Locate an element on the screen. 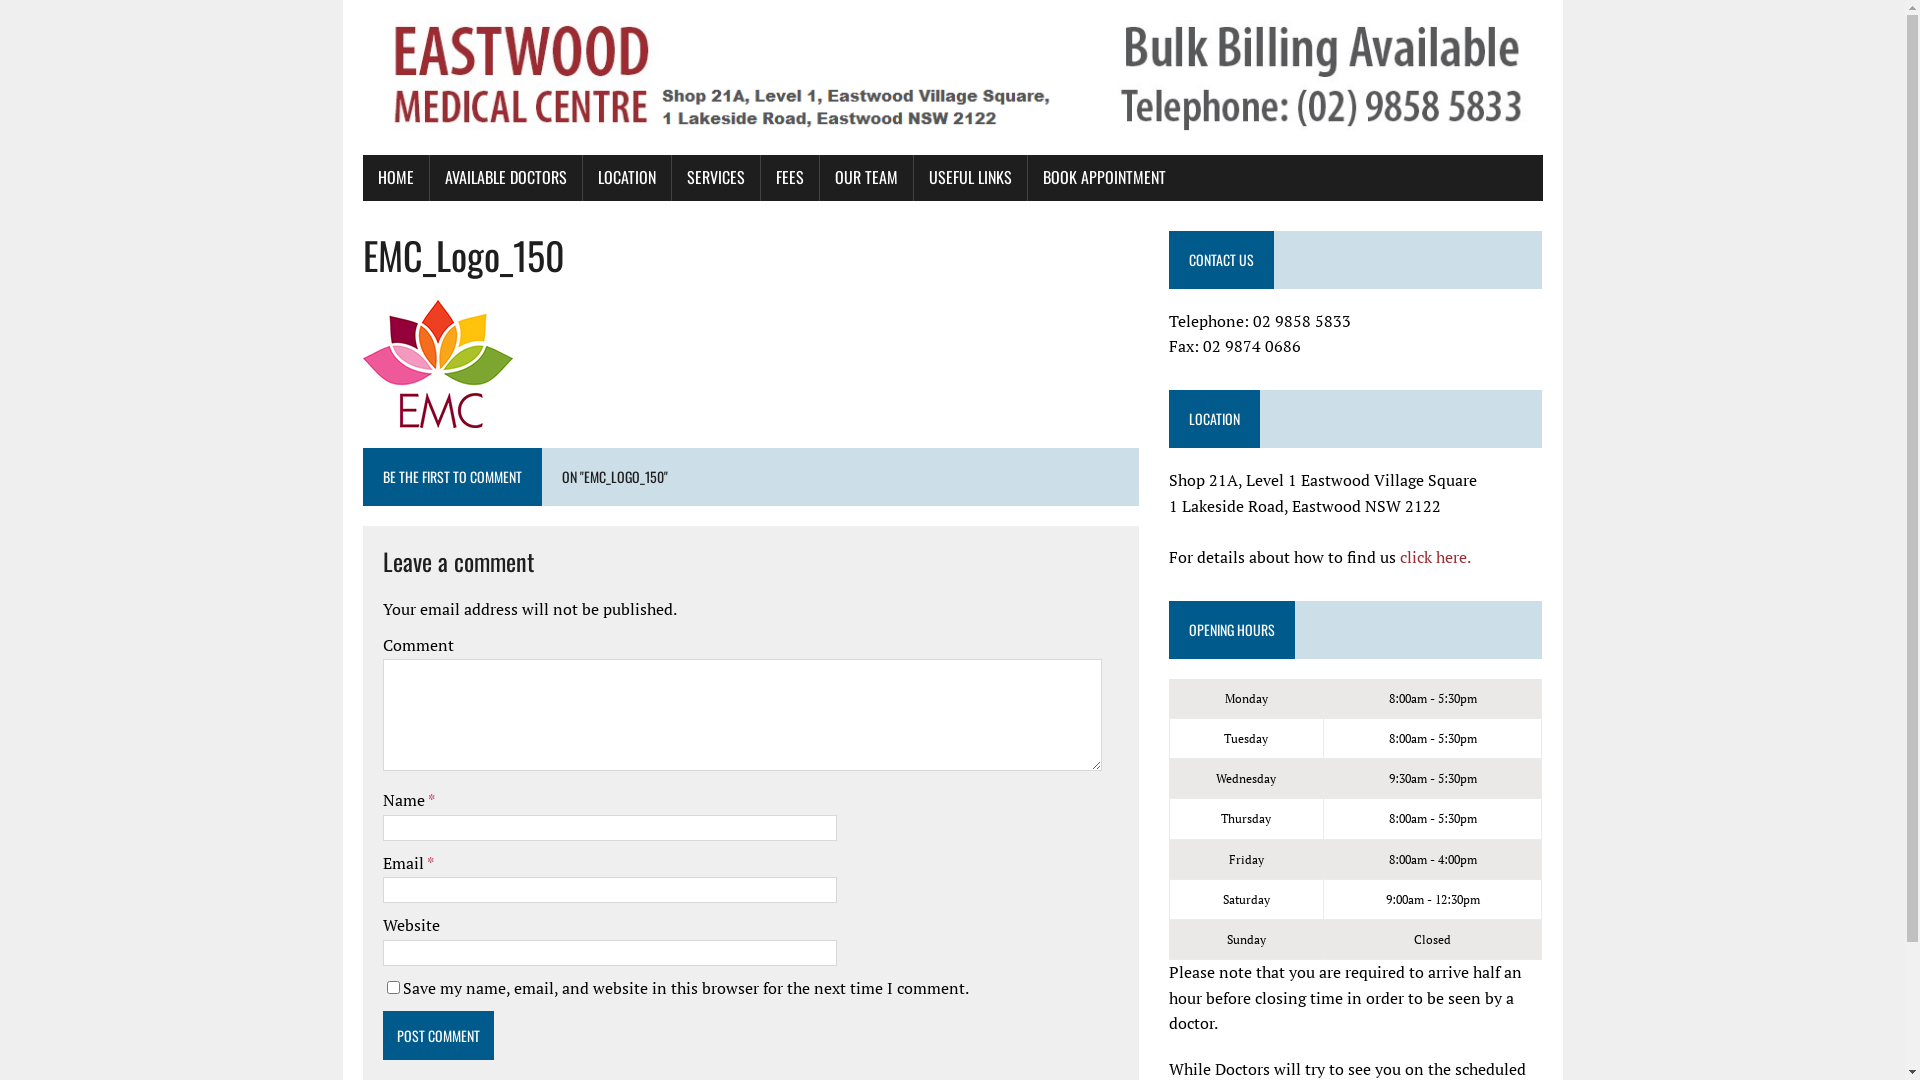 This screenshot has height=1080, width=1920. 'click here.' is located at coordinates (1434, 556).